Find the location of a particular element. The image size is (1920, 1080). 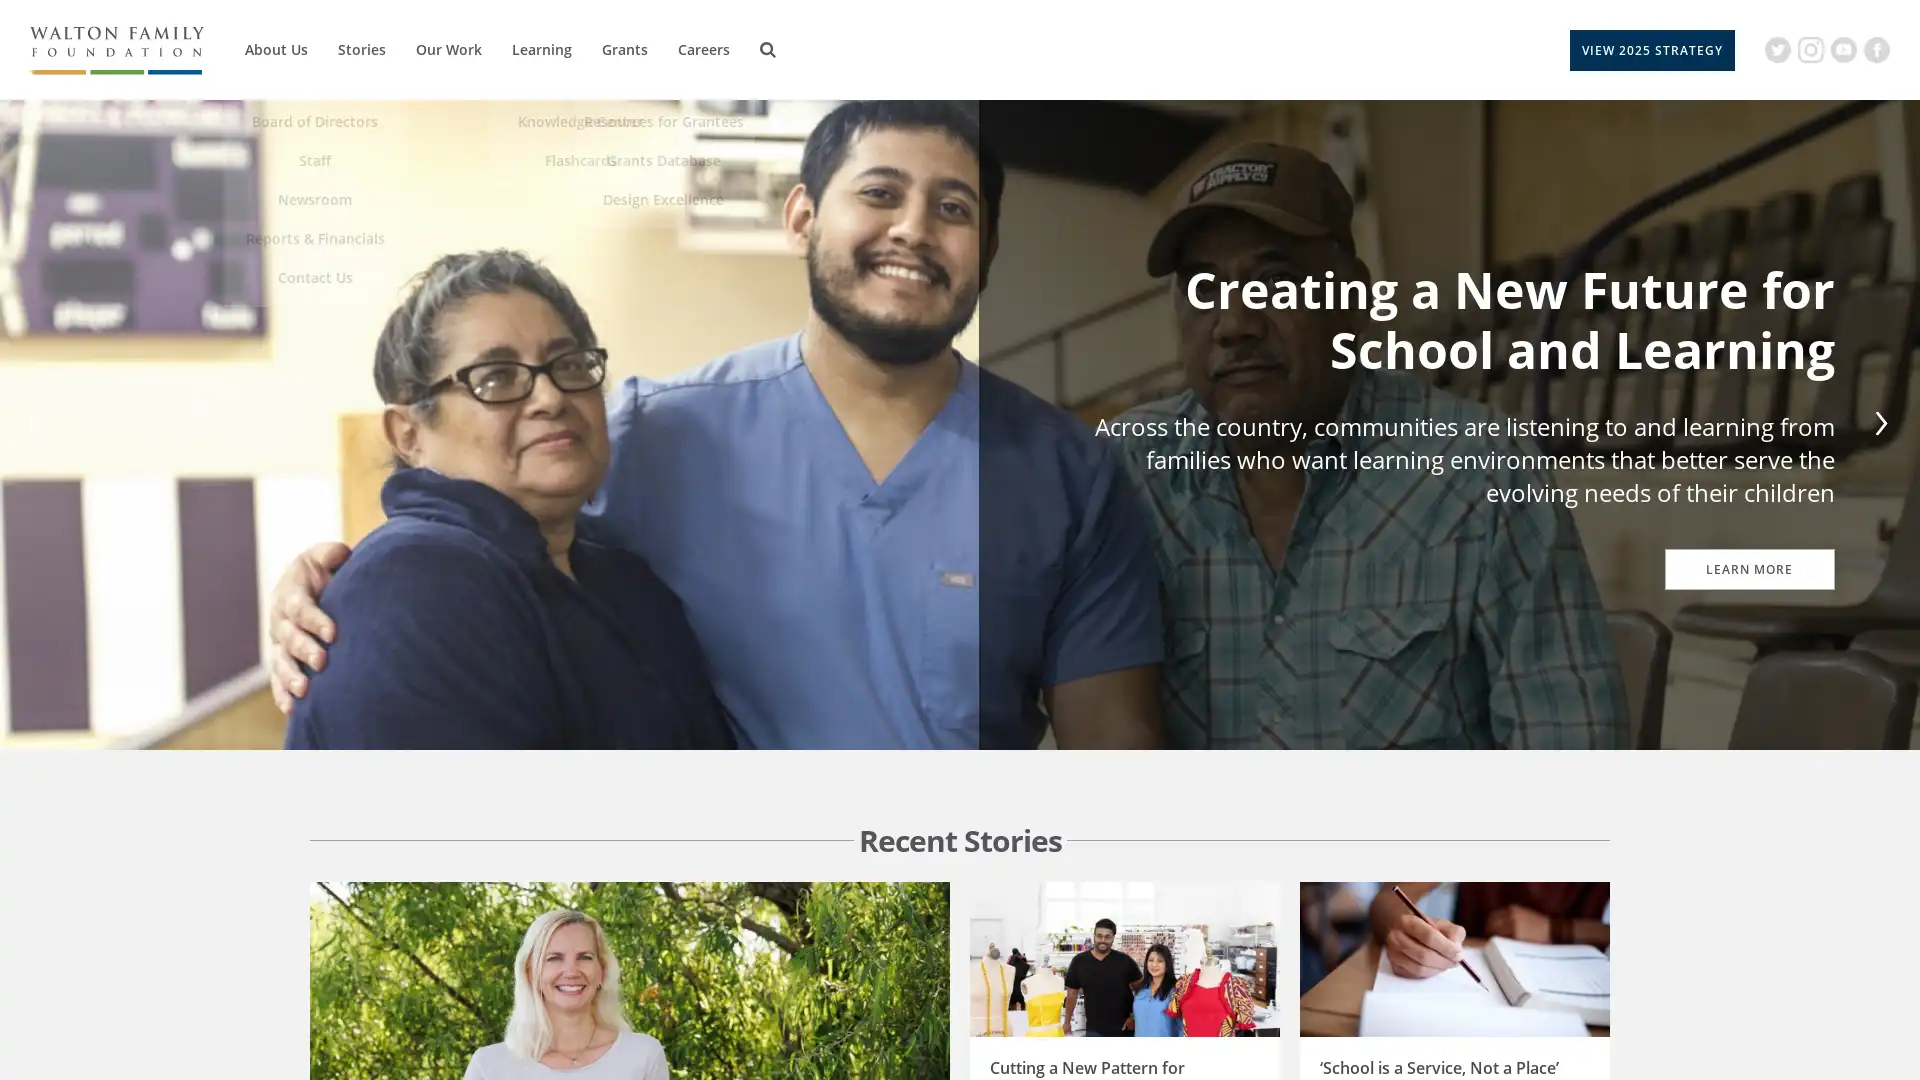

Search is located at coordinates (767, 49).